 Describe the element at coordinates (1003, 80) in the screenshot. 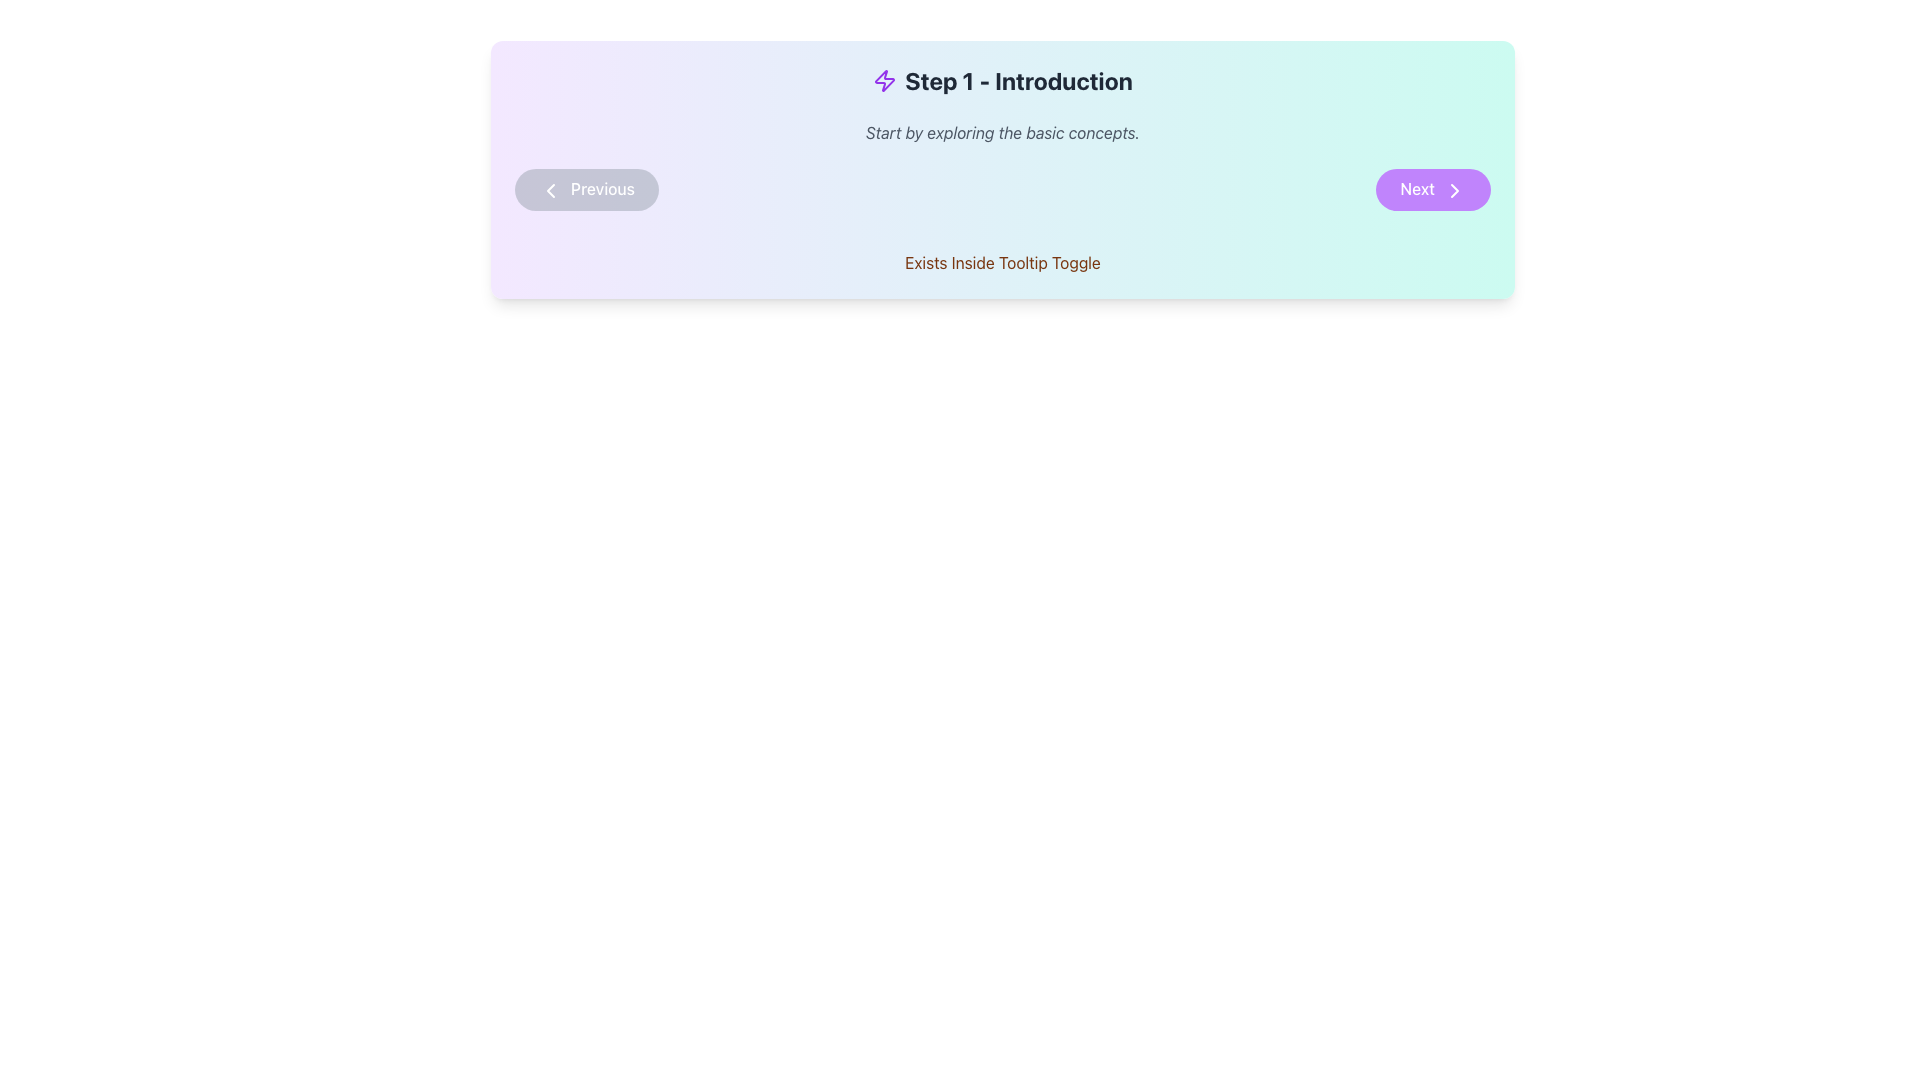

I see `the bold, large-font textual heading that reads 'Step 1 - Introduction' with a small purple lightning icon to its left, located at the top center of a card-like interface` at that location.